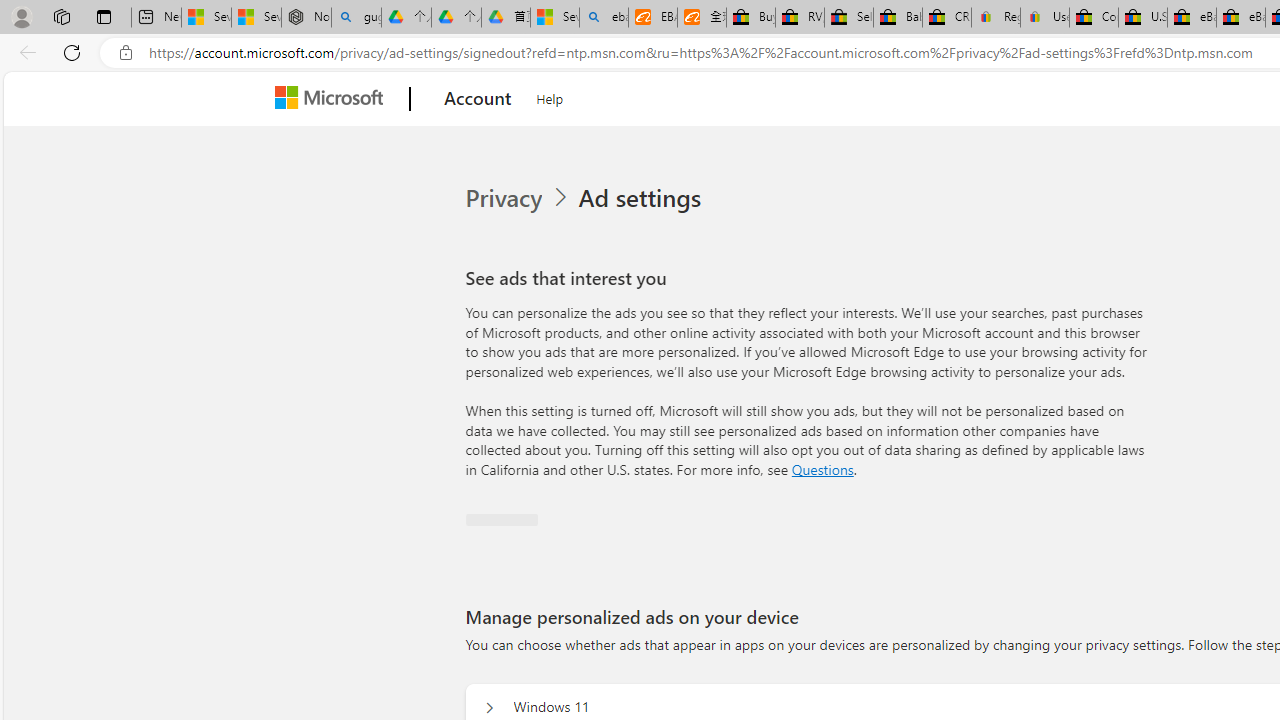 This screenshot has height=720, width=1280. Describe the element at coordinates (1143, 17) in the screenshot. I see `'U.S. State Privacy Disclosures - eBay Inc.'` at that location.